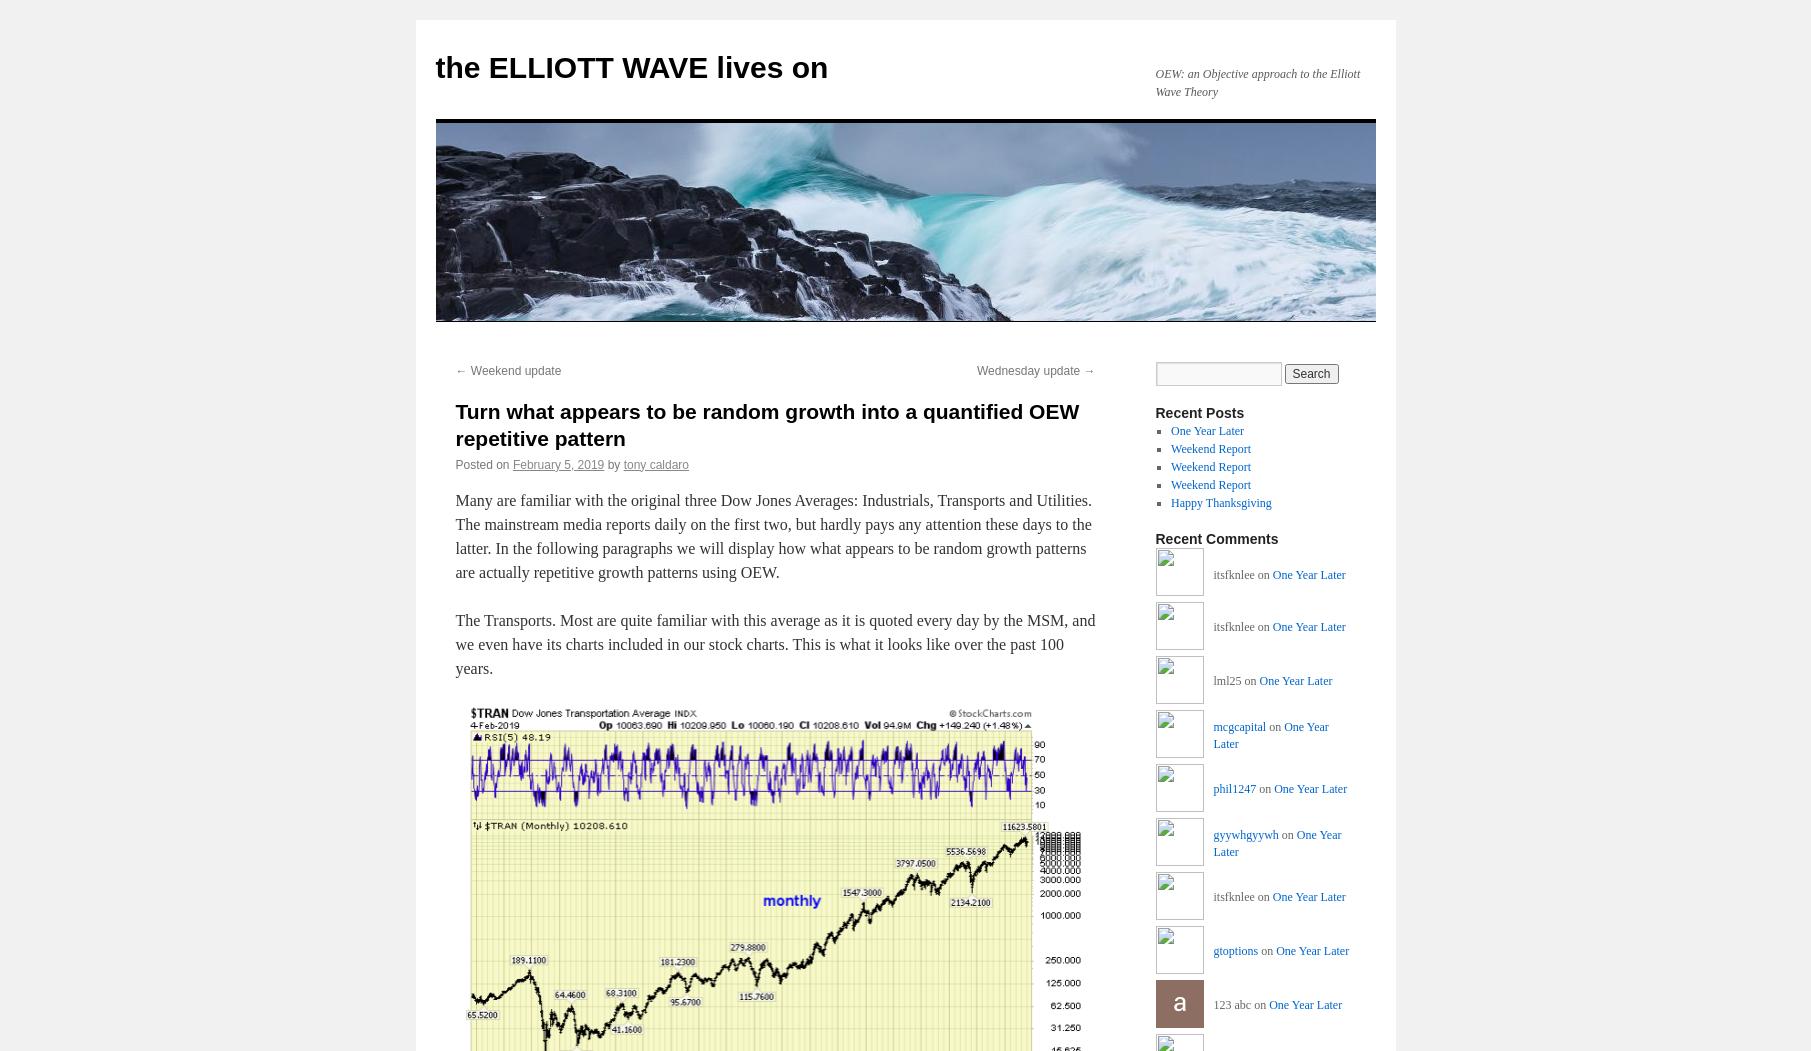 This screenshot has height=1051, width=1811. Describe the element at coordinates (512, 370) in the screenshot. I see `'Weekend update'` at that location.